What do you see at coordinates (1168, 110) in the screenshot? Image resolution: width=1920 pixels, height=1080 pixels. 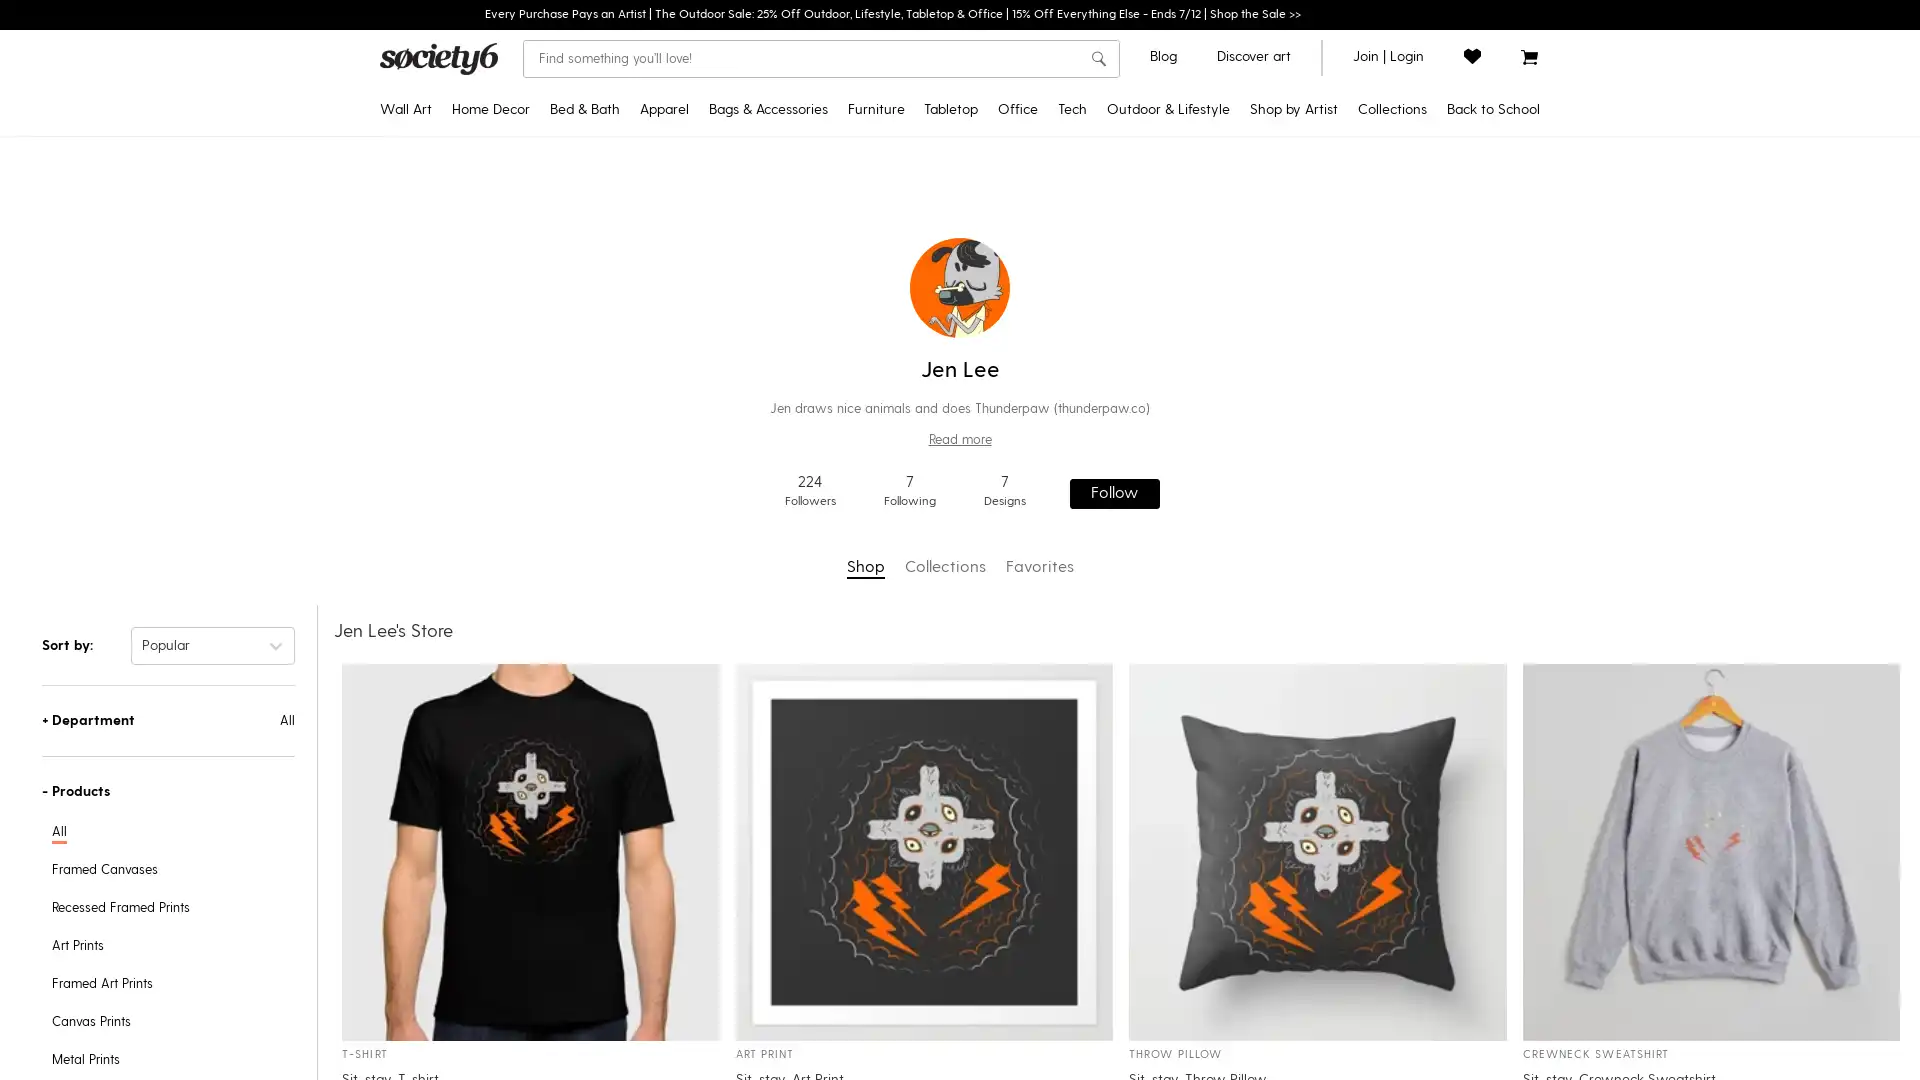 I see `Outdoor & Lifestyle` at bounding box center [1168, 110].